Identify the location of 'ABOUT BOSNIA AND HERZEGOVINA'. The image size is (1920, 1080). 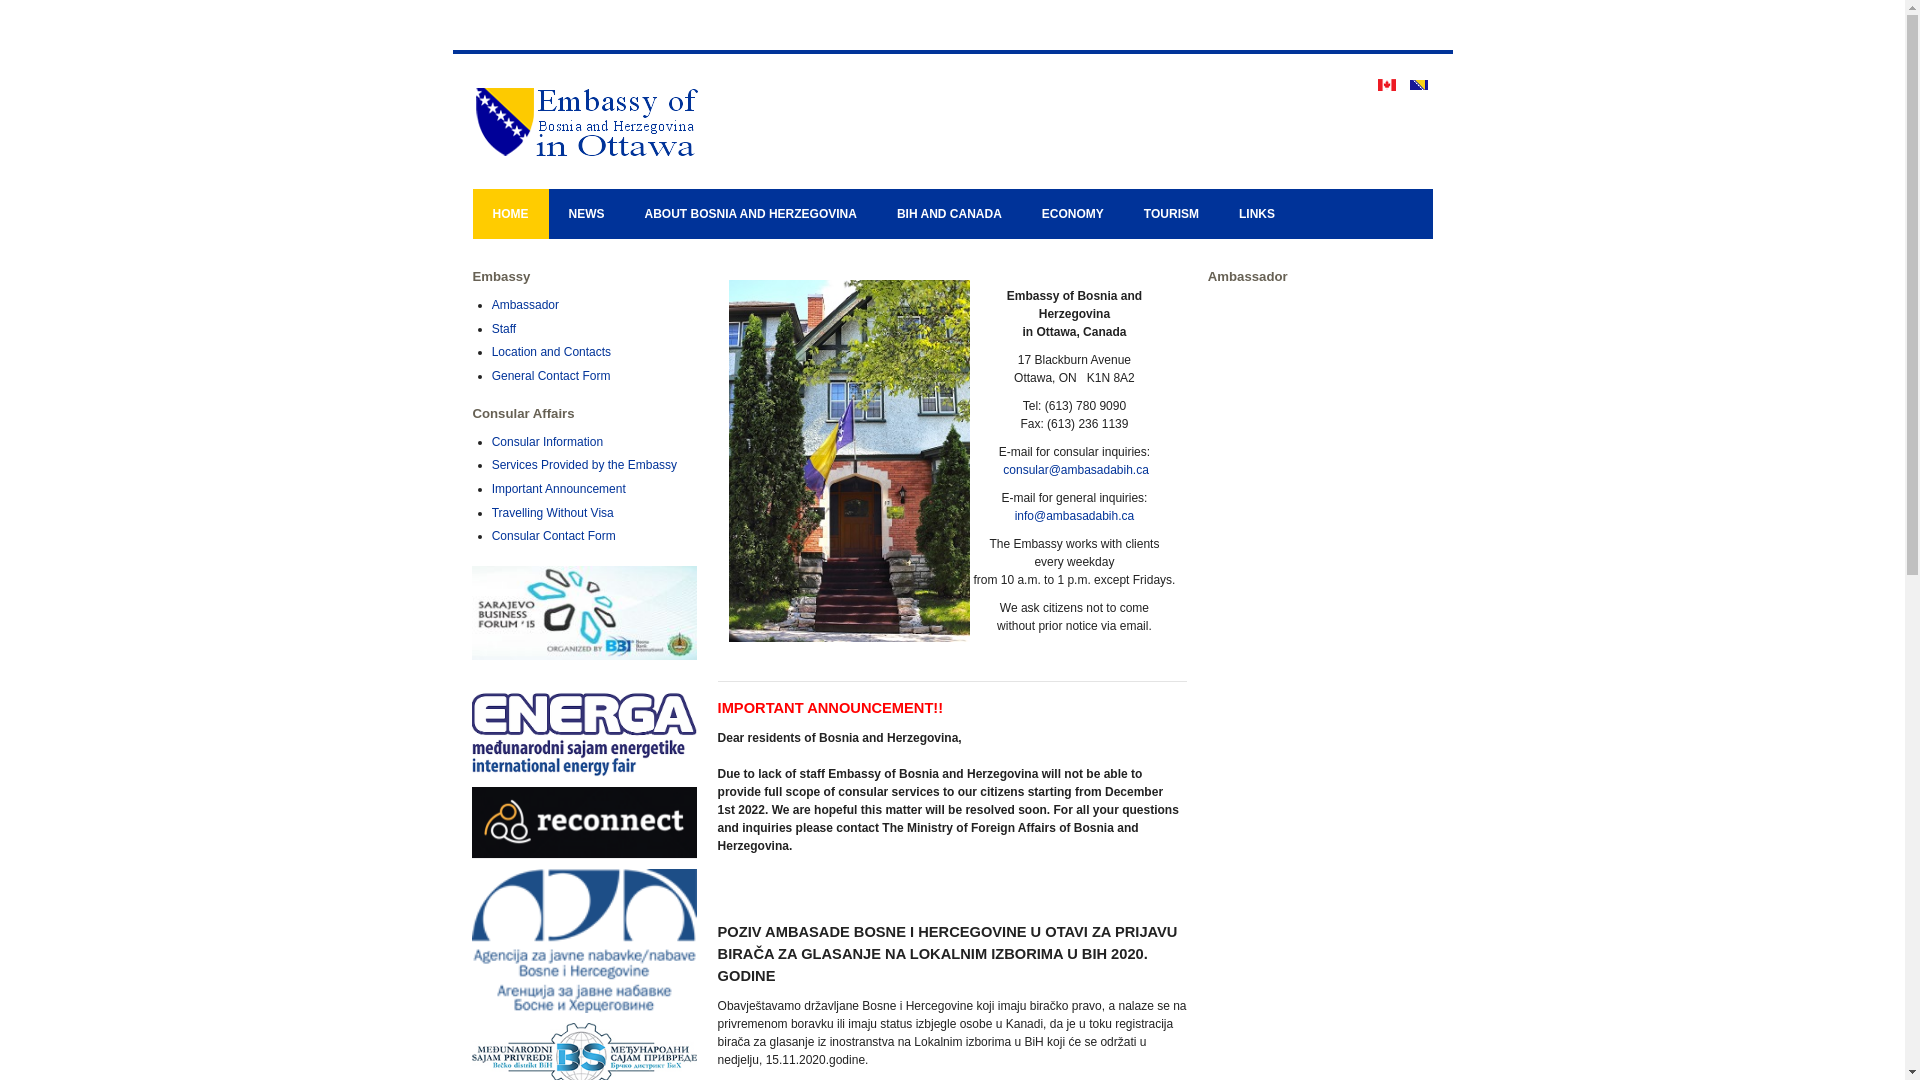
(748, 213).